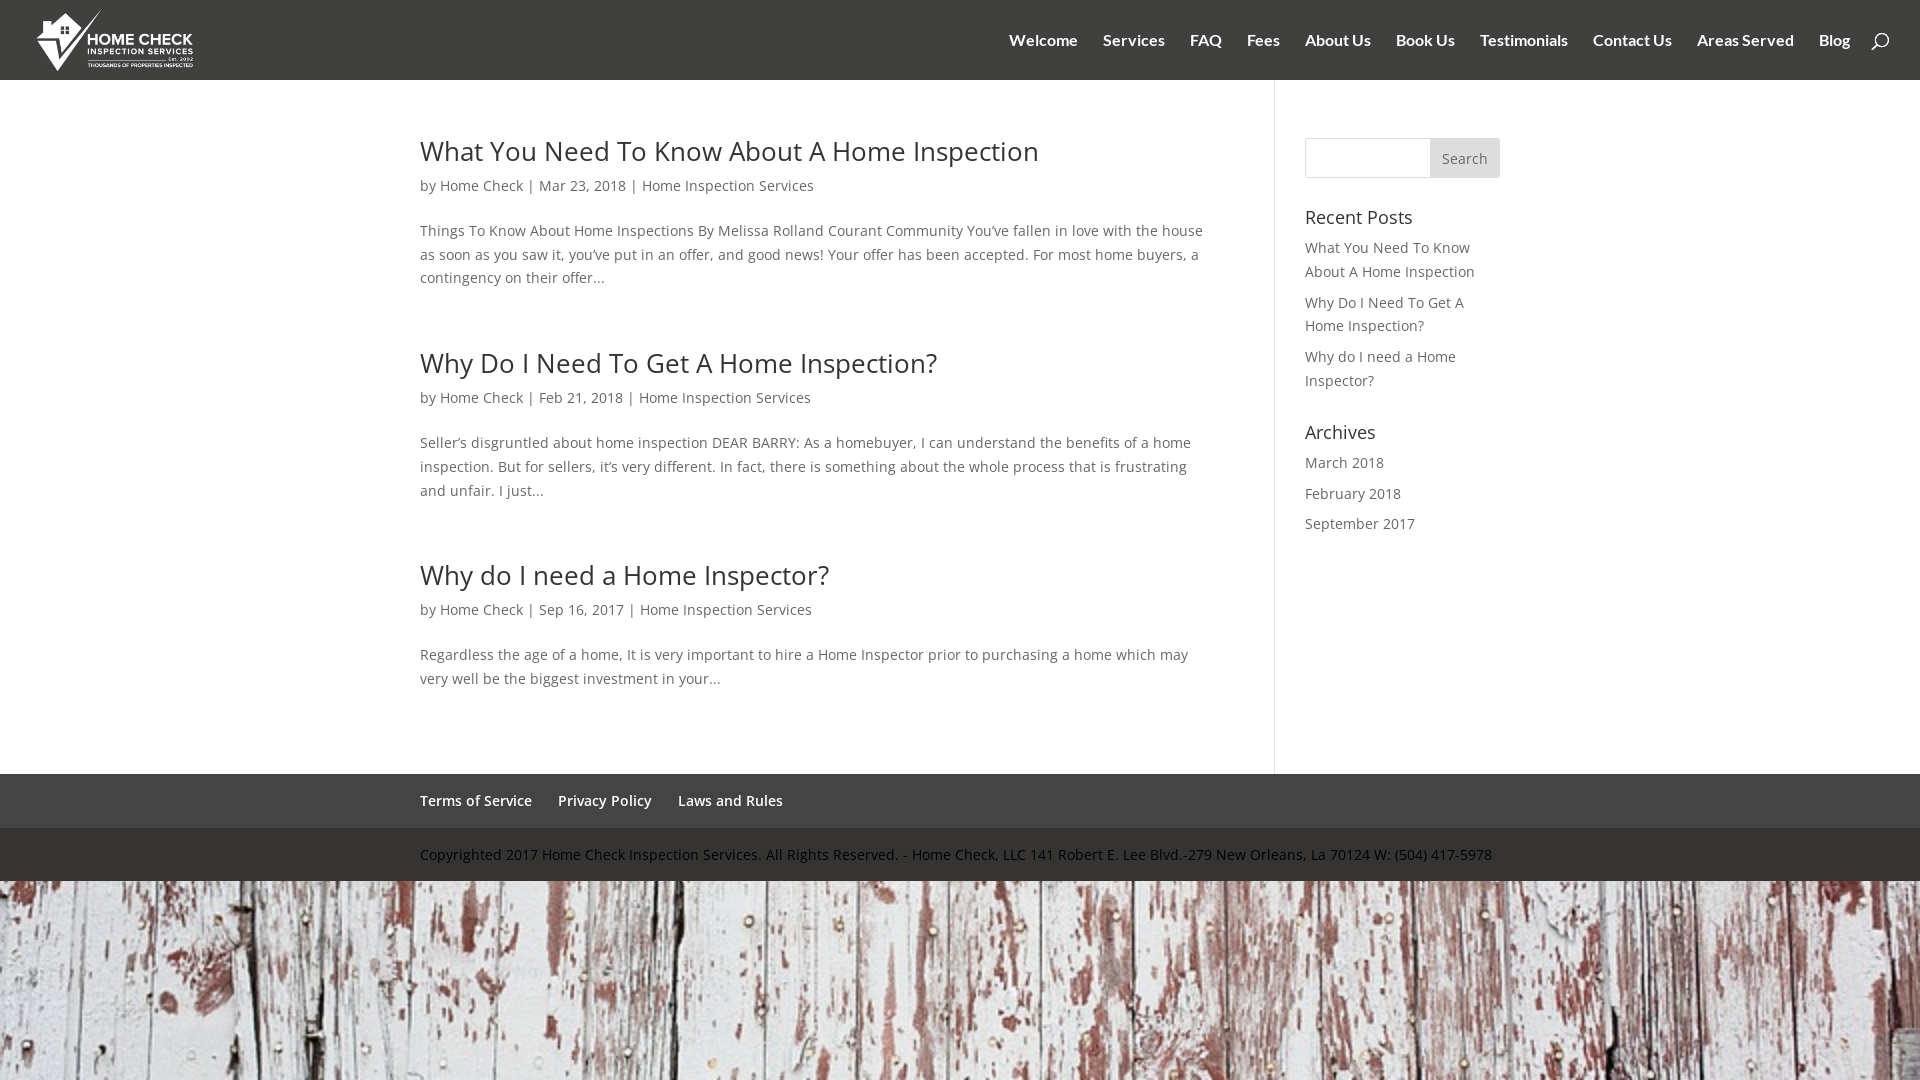 Image resolution: width=1920 pixels, height=1080 pixels. I want to click on 'Blog', so click(1819, 55).